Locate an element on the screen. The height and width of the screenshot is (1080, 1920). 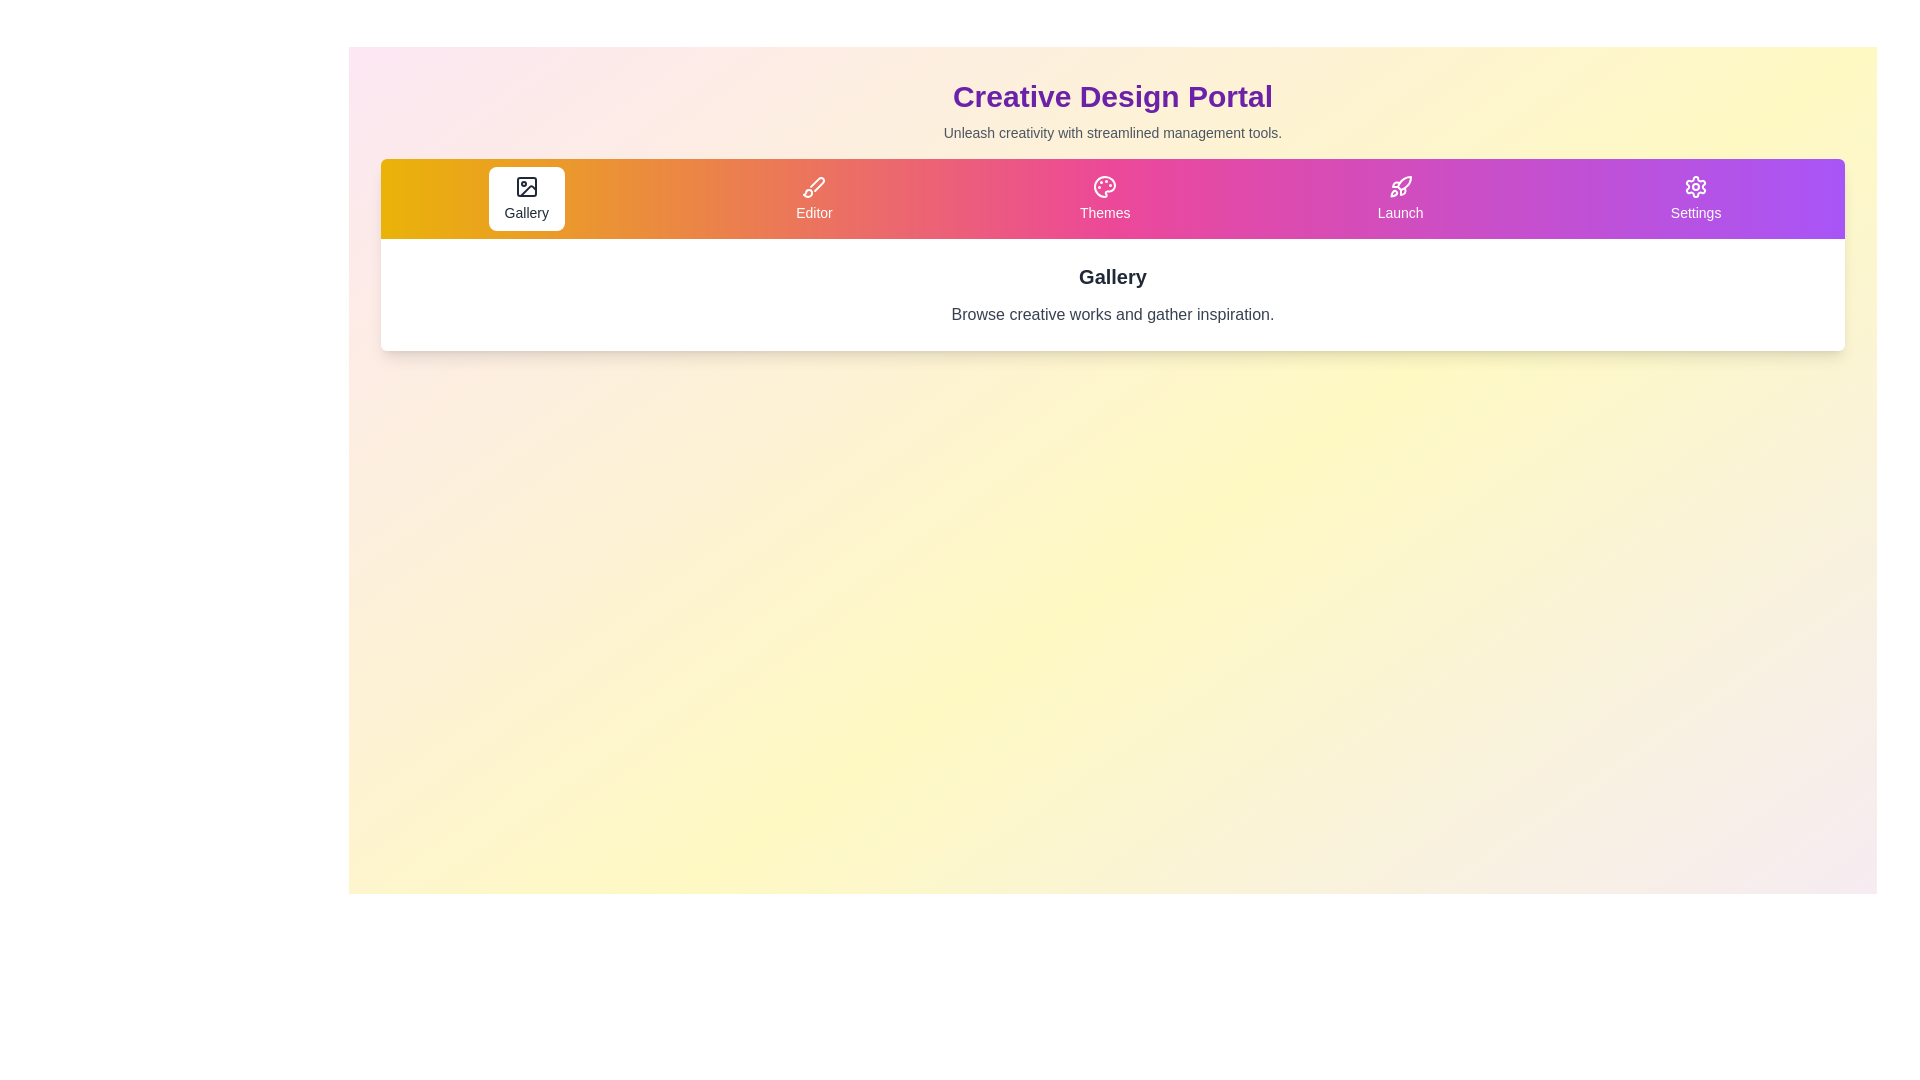
the 'Launch' button, which is a pink to purple gradient button with a white rocket icon, located in the top navigation bar is located at coordinates (1399, 199).